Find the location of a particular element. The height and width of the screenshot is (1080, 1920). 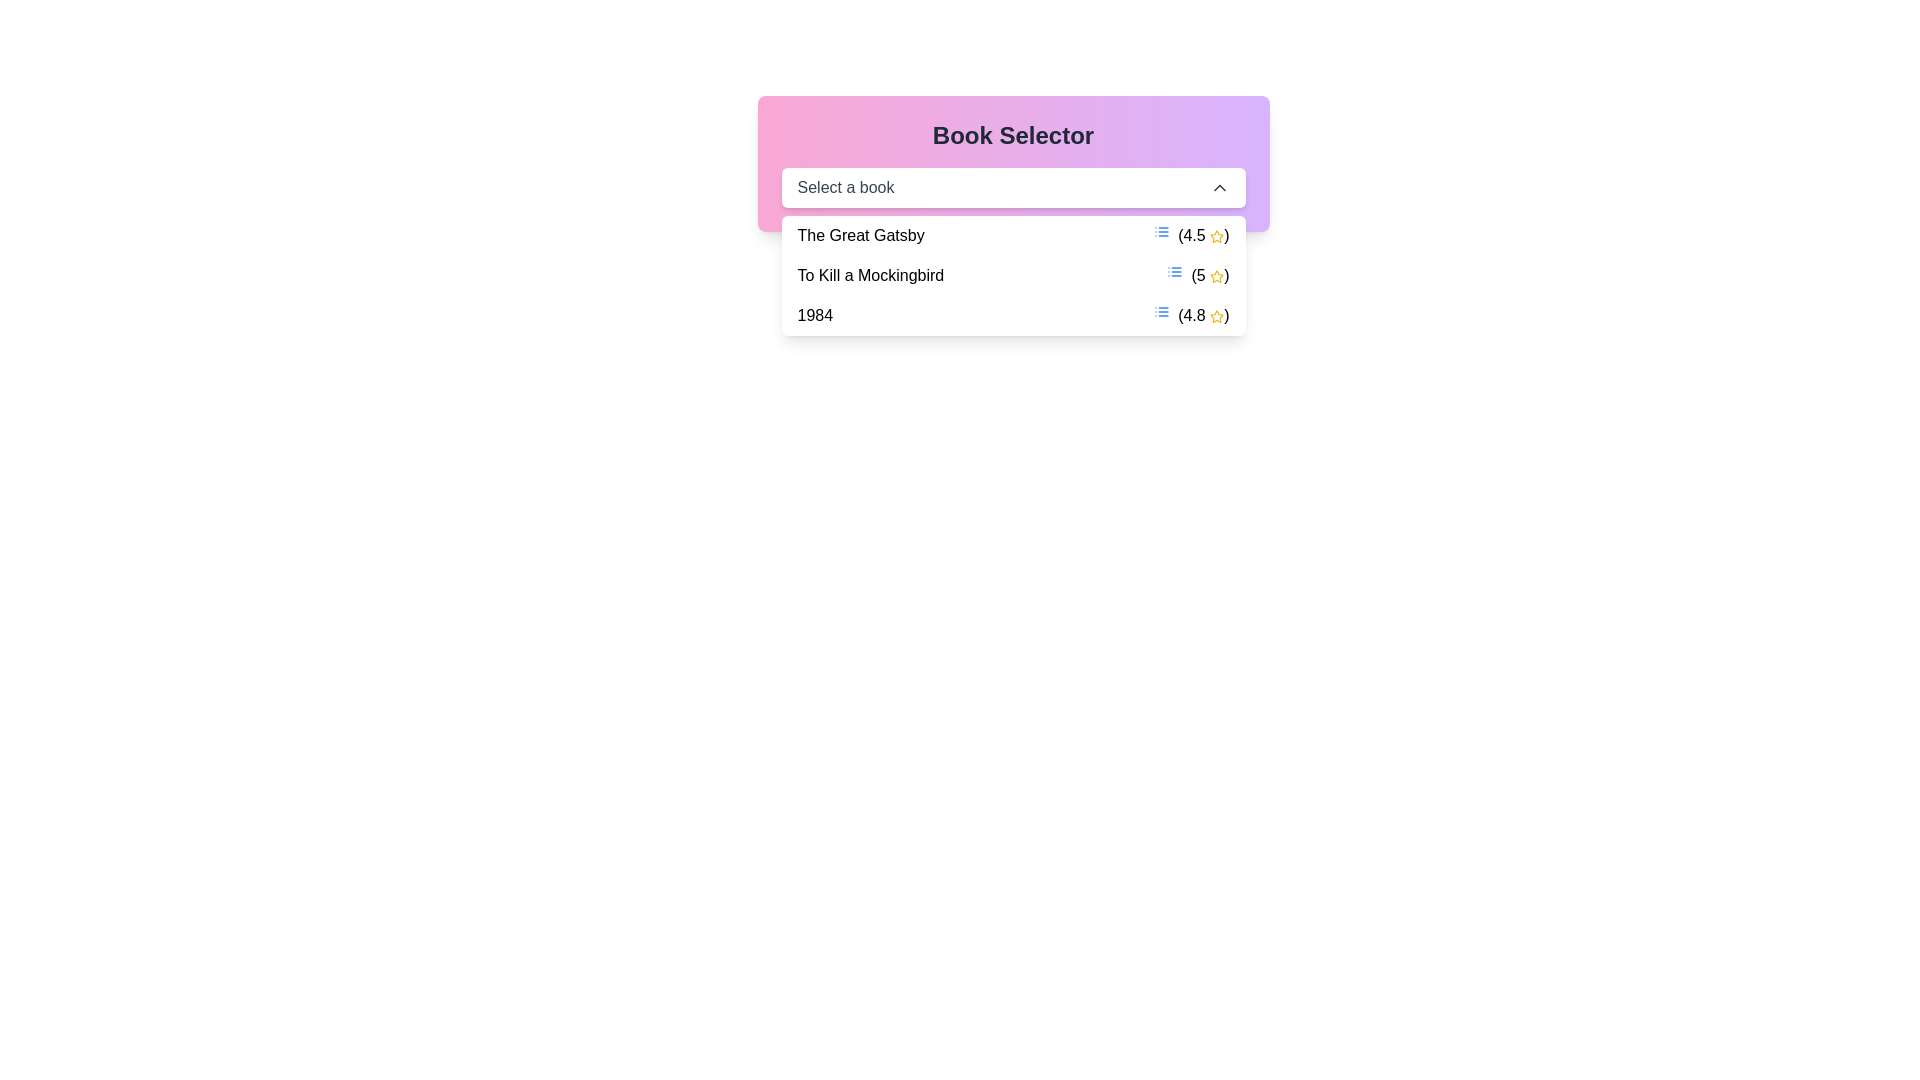

the rating indicator displaying a numerical rating '(5)' followed by a yellow star icon, positioned on the right-hand side of the book entry for 'To Kill a Mockingbird' is located at coordinates (1198, 276).